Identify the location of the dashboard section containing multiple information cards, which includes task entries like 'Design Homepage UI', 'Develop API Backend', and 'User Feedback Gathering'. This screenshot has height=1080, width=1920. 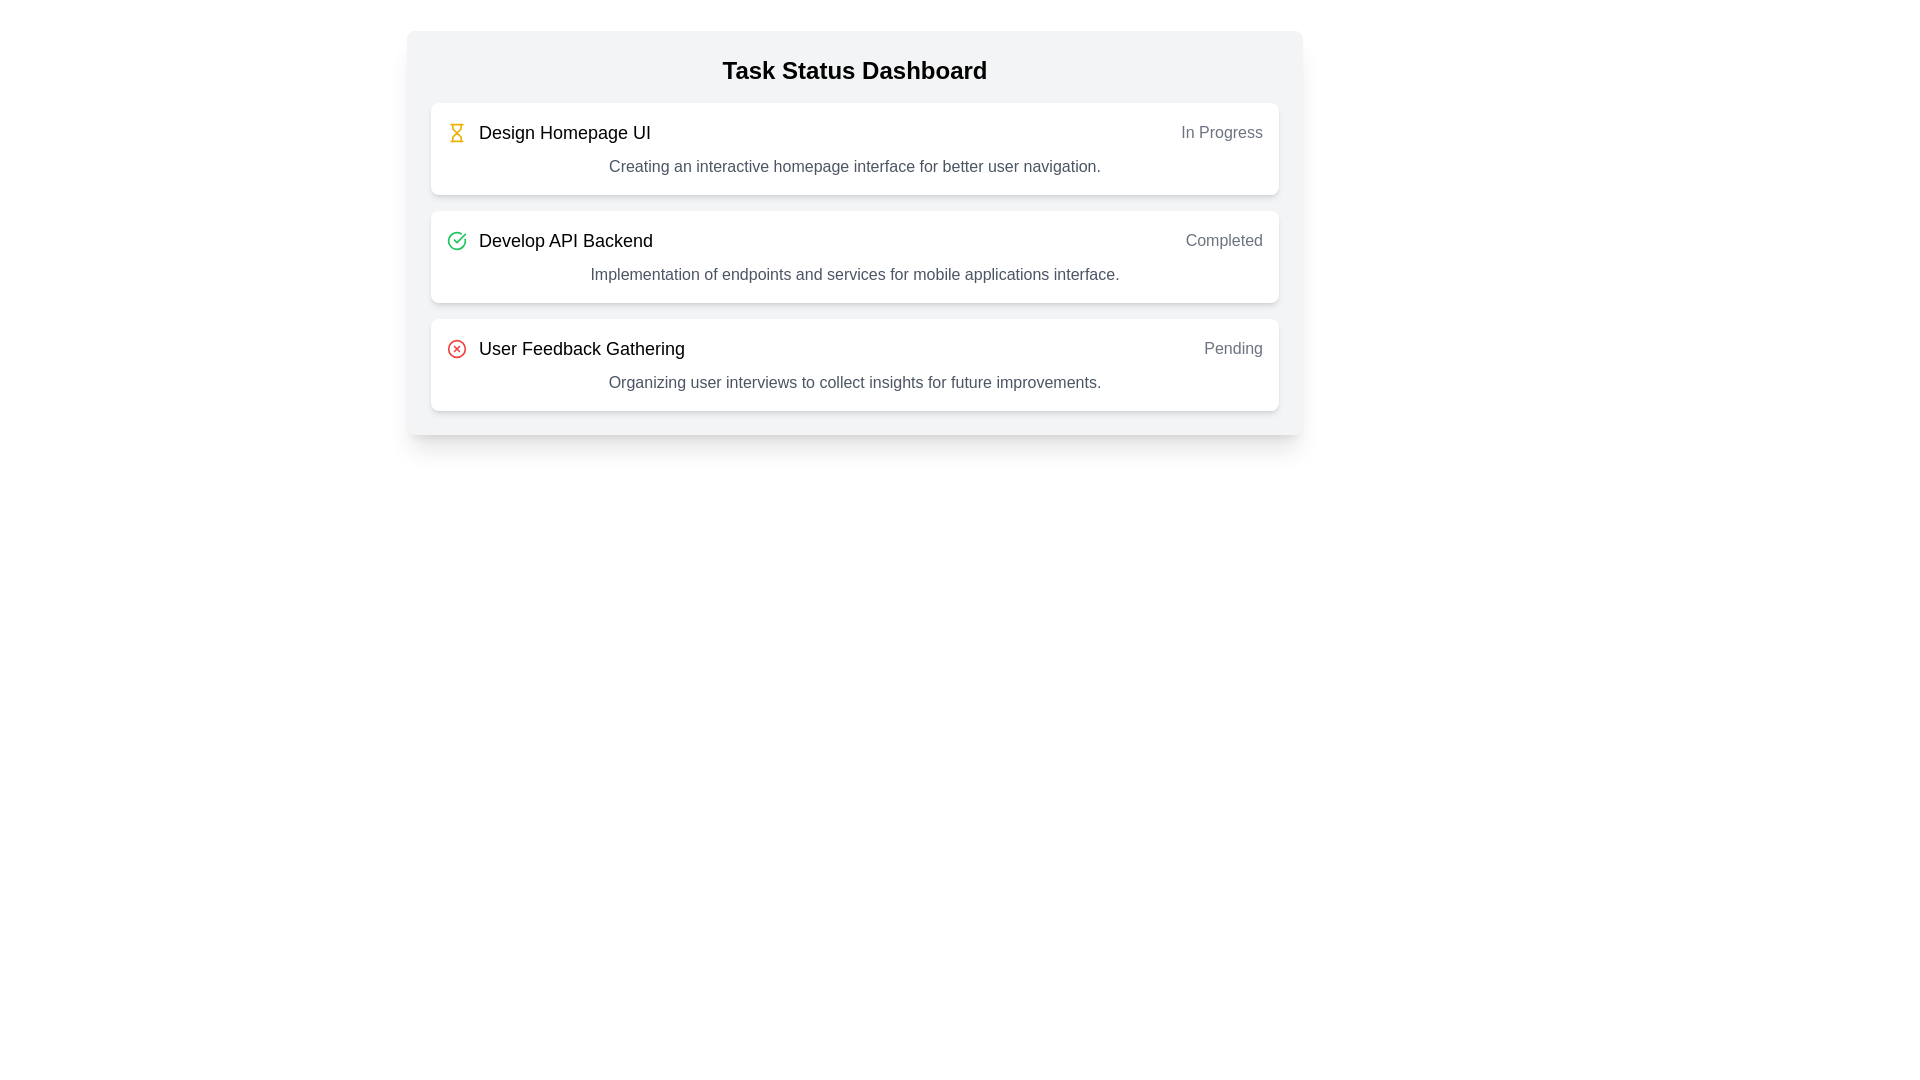
(854, 231).